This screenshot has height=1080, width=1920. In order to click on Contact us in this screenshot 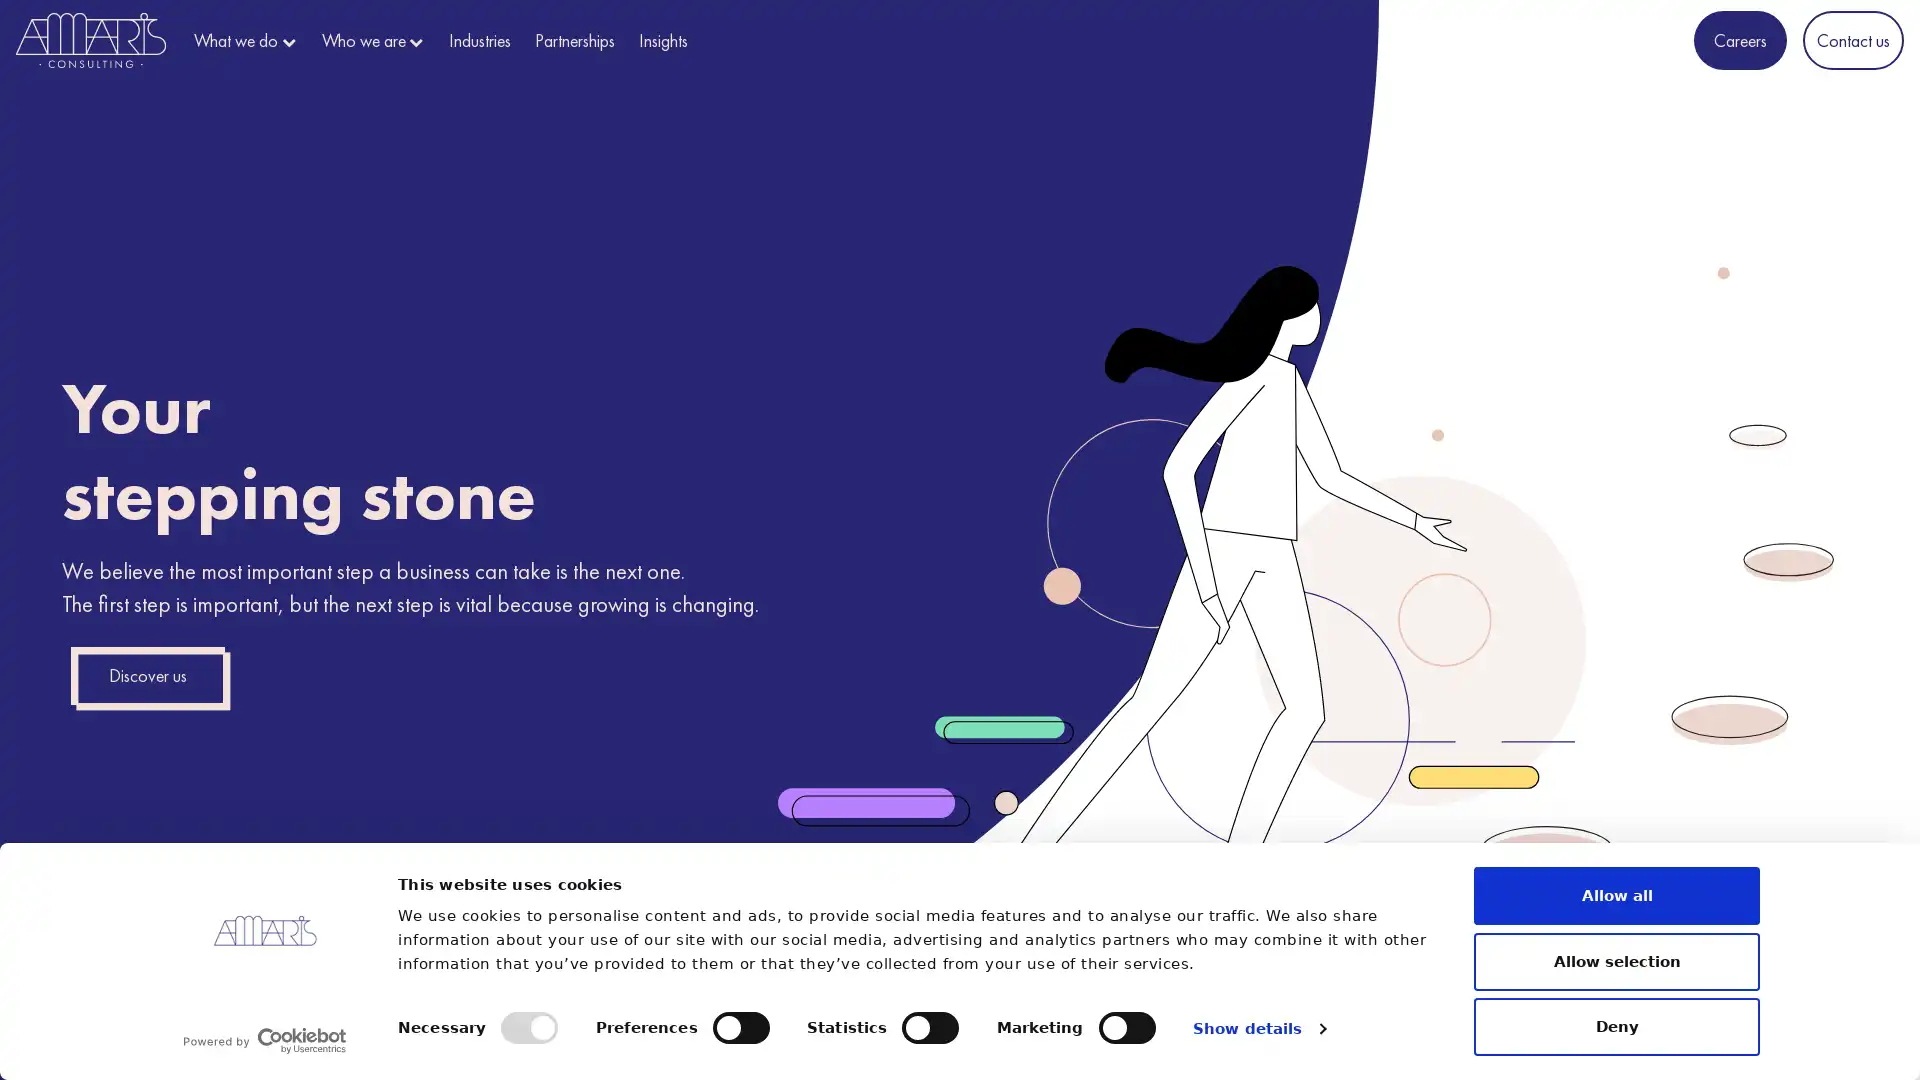, I will do `click(1852, 40)`.